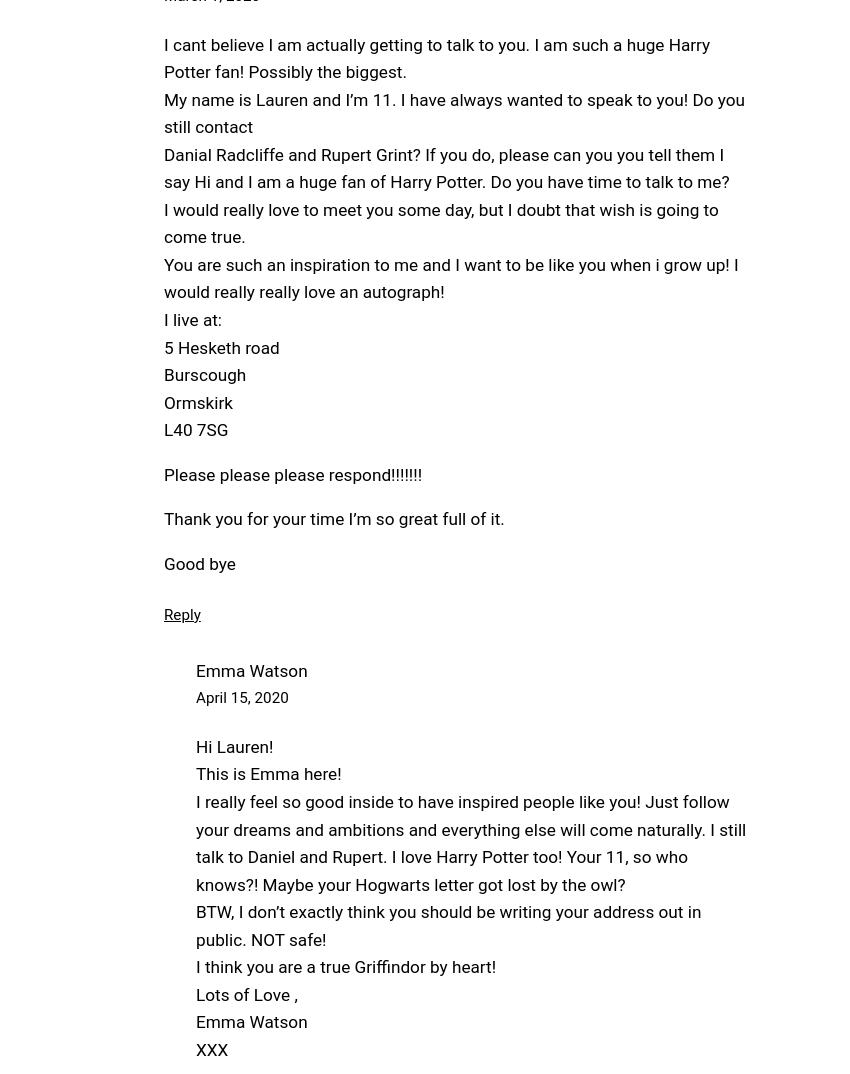 The width and height of the screenshot is (850, 1074). I want to click on 'I cant believe I am actually getting to talk to you. I am such a huge Harry Potter fan! Possibly the biggest.', so click(435, 57).